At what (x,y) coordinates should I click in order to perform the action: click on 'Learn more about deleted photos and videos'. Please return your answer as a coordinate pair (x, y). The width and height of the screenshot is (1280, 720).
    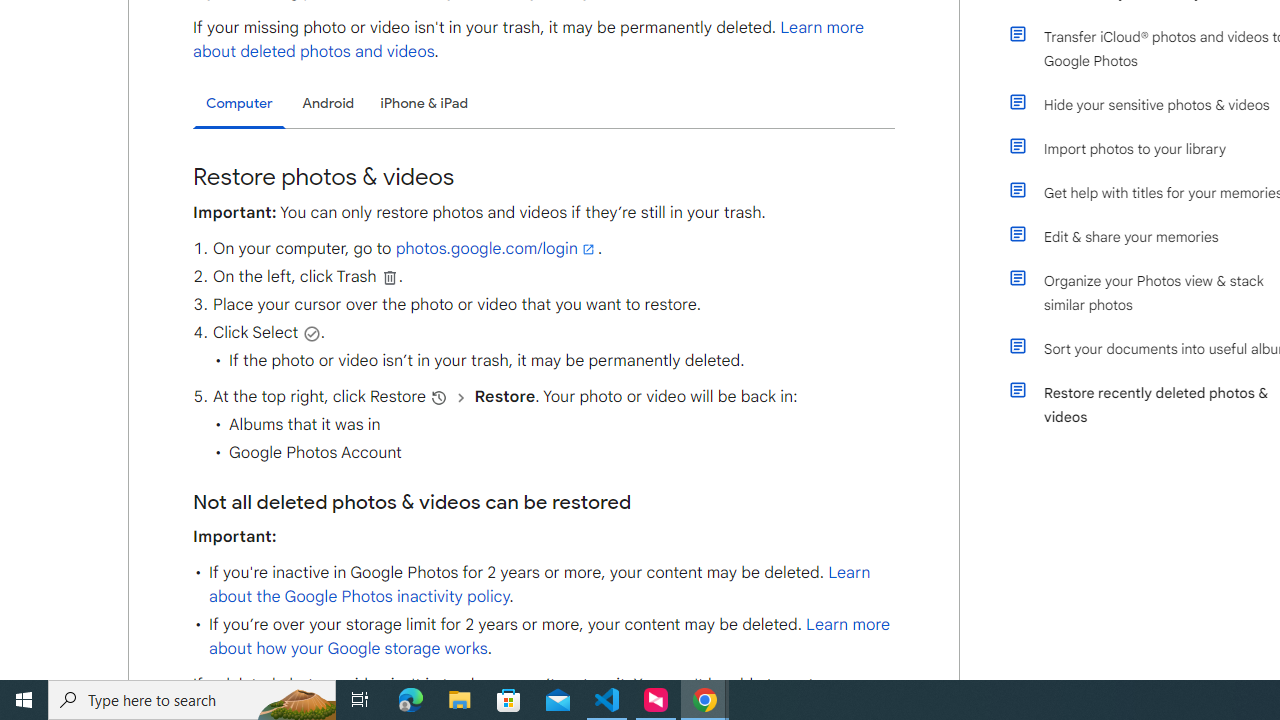
    Looking at the image, I should click on (529, 39).